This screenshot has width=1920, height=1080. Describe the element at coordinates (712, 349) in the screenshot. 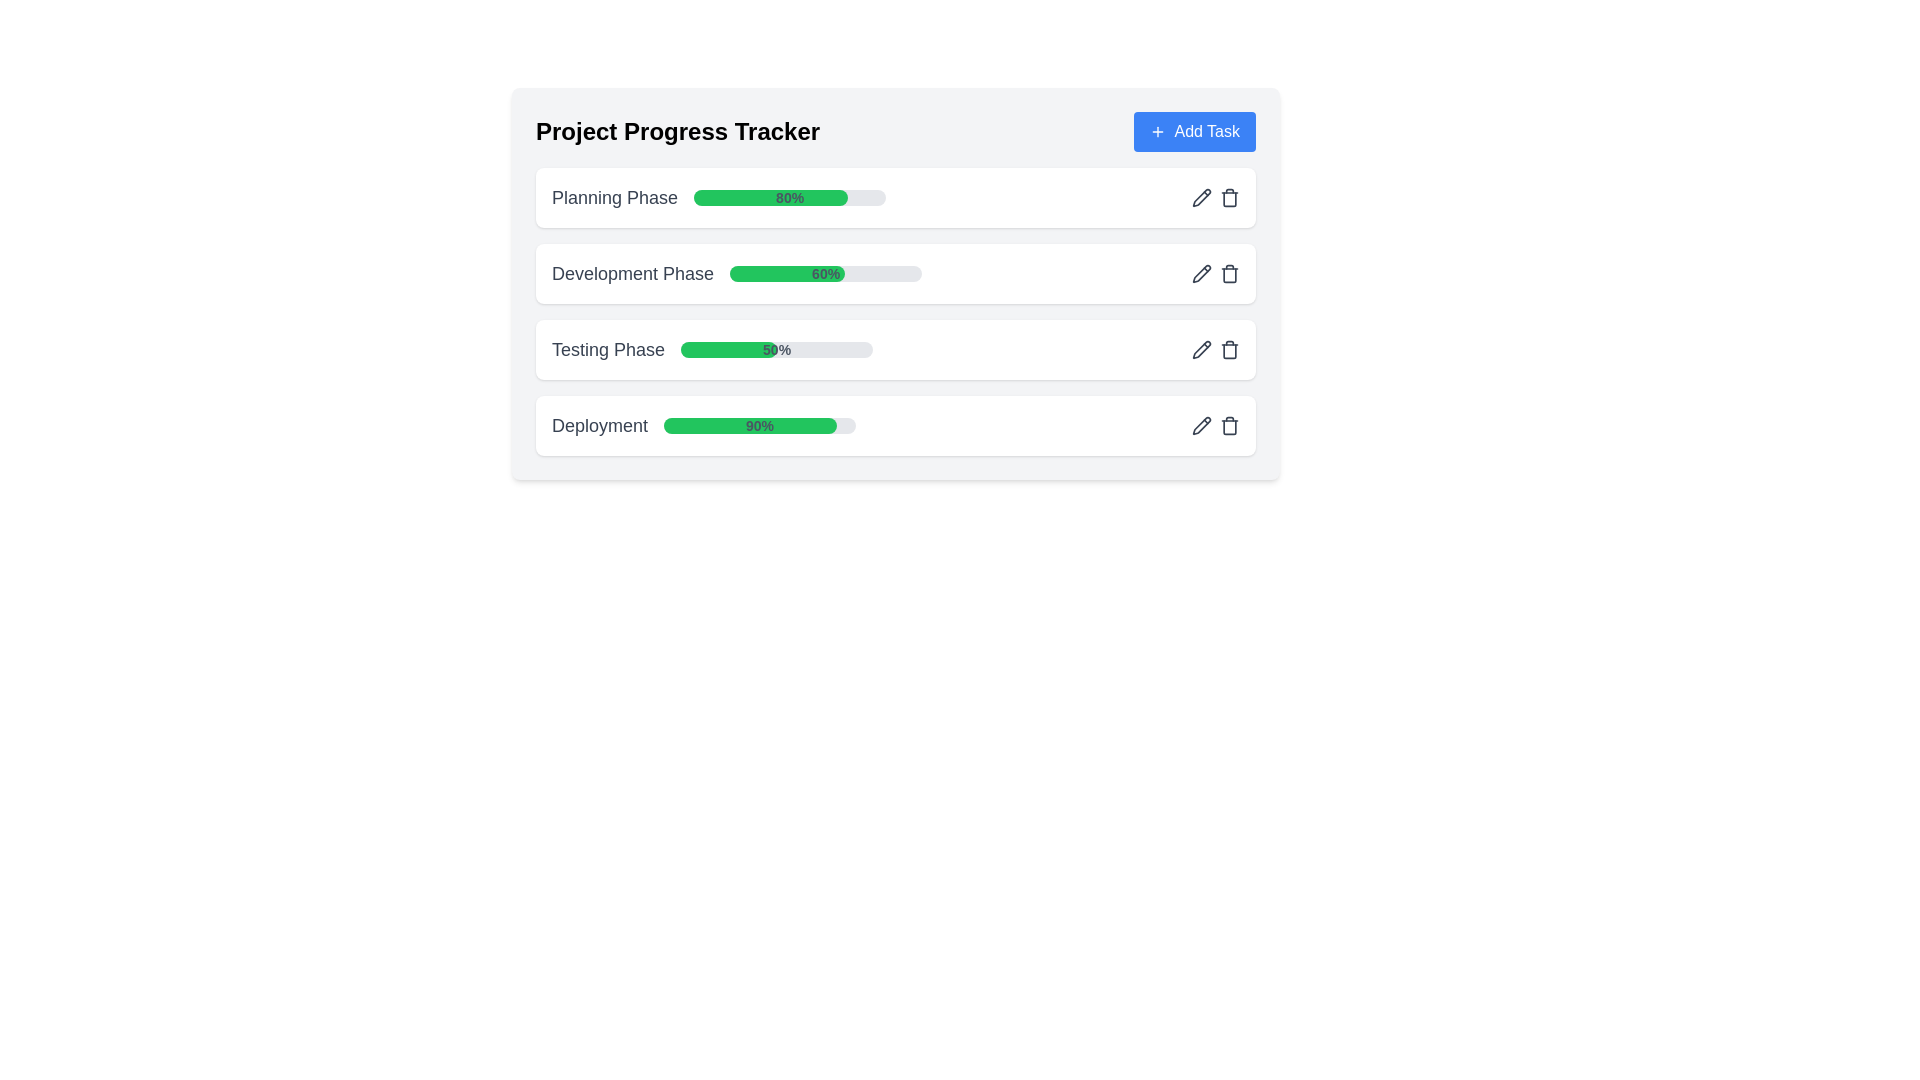

I see `the Progress Indicator Row that represents the progress for the 'Testing Phase' of a task, situated between the 'Development Phase' and 'Deployment' rows in the 'Project Progress Tracker' card` at that location.